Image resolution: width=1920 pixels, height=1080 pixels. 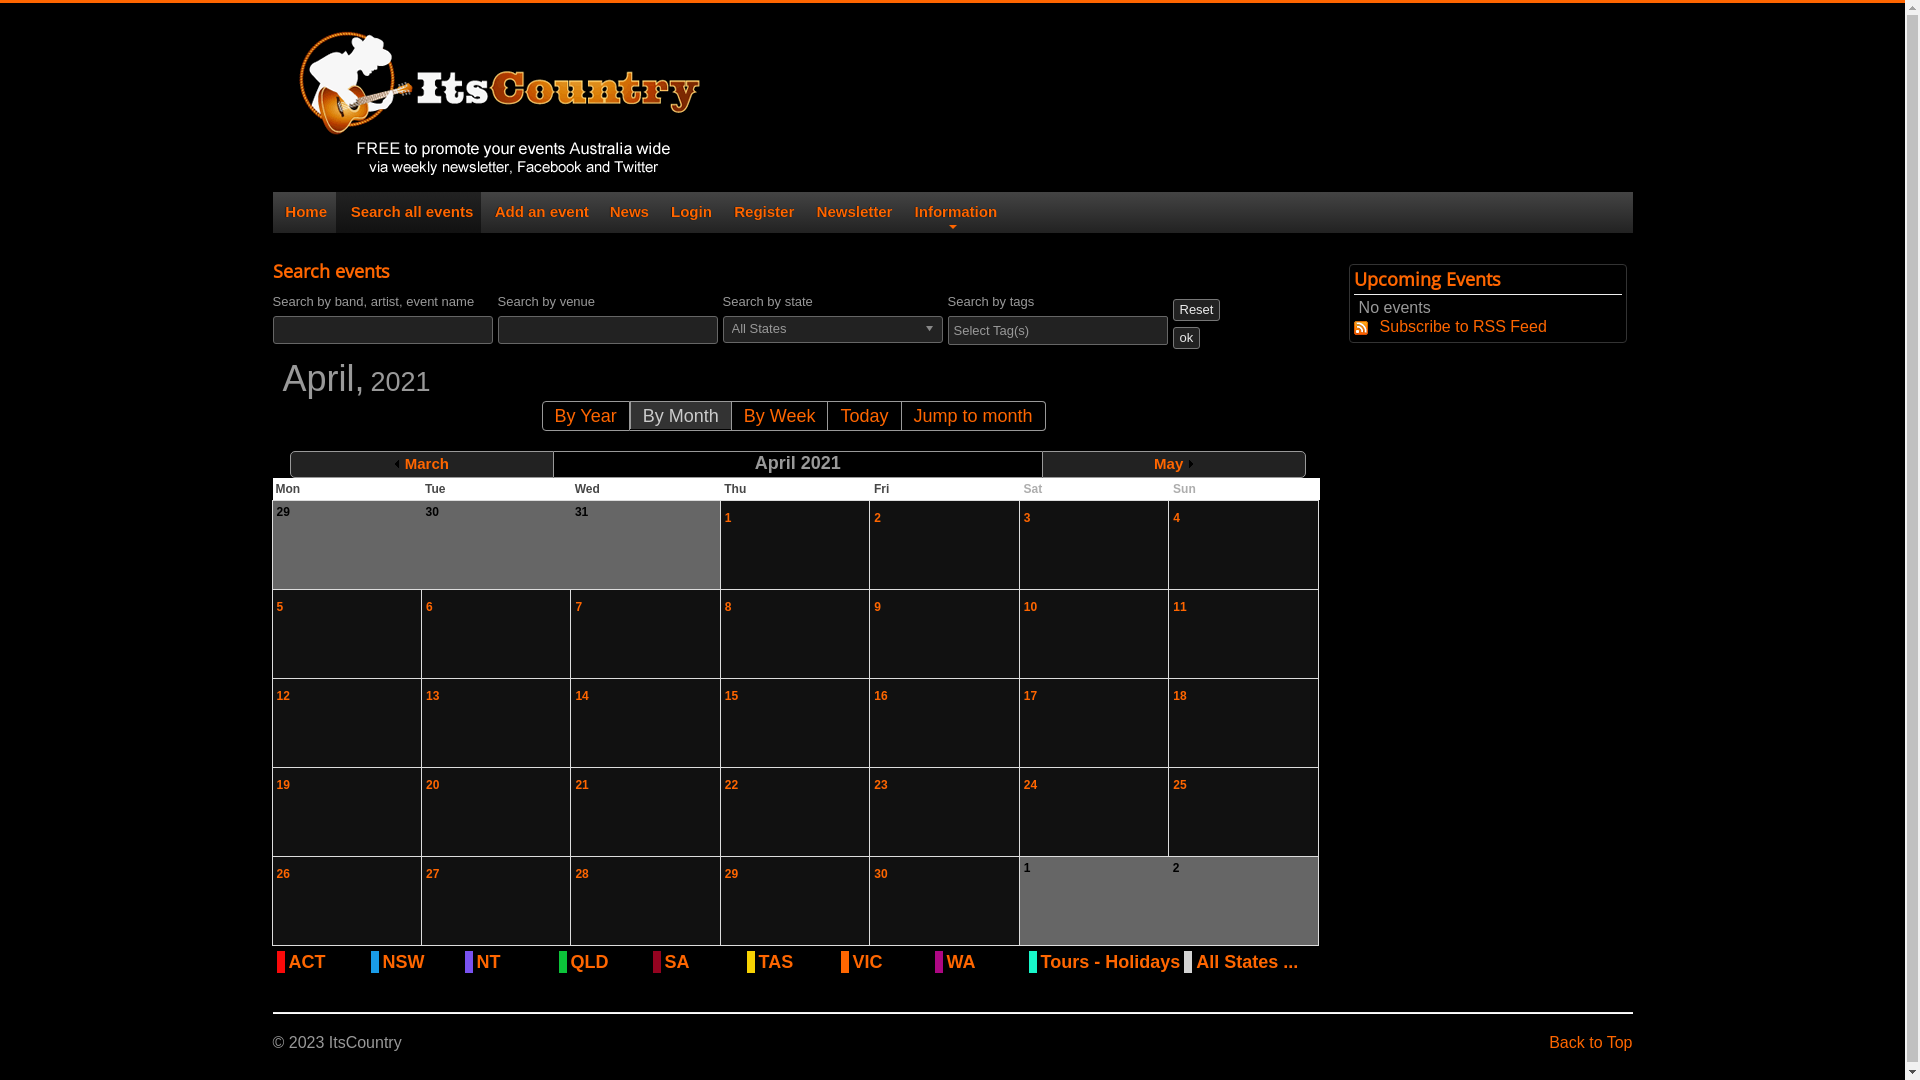 I want to click on '9', so click(x=873, y=605).